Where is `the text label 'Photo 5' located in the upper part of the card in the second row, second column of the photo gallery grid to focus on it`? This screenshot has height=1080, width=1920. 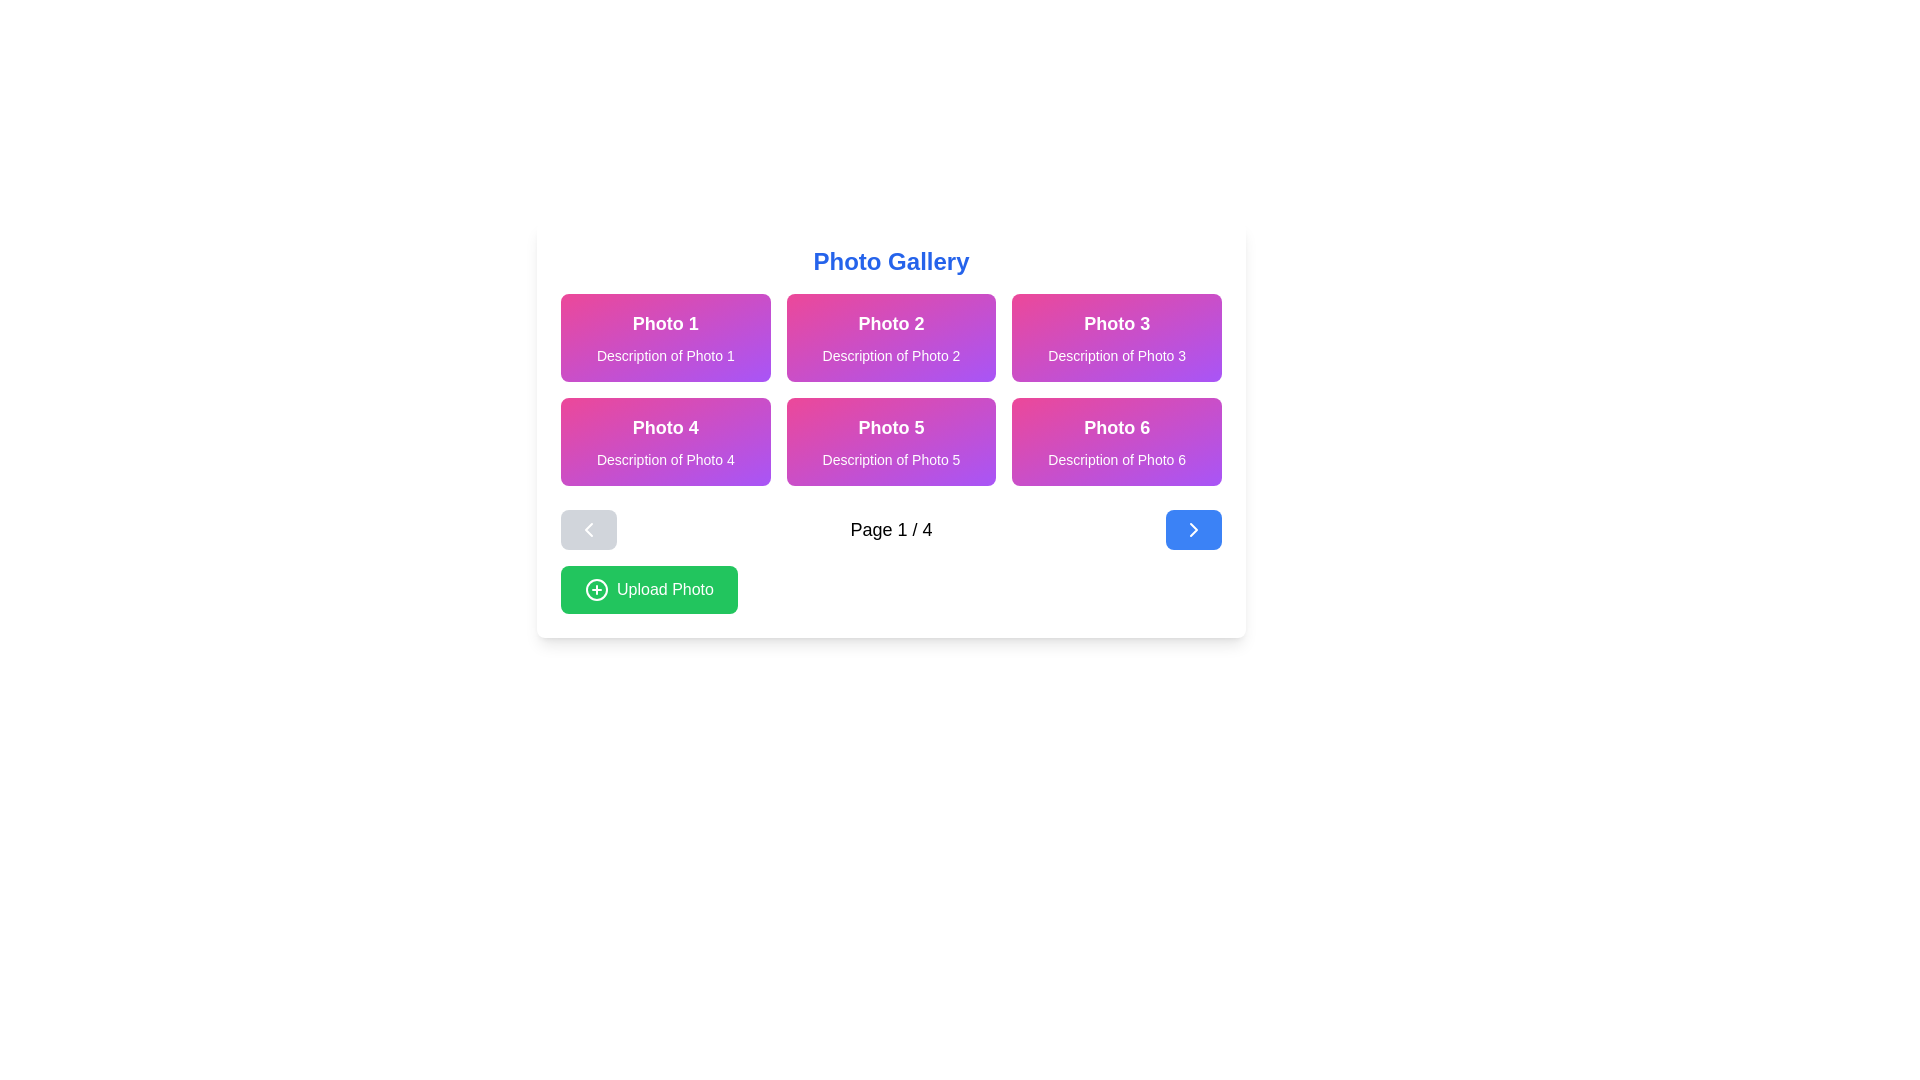
the text label 'Photo 5' located in the upper part of the card in the second row, second column of the photo gallery grid to focus on it is located at coordinates (890, 427).